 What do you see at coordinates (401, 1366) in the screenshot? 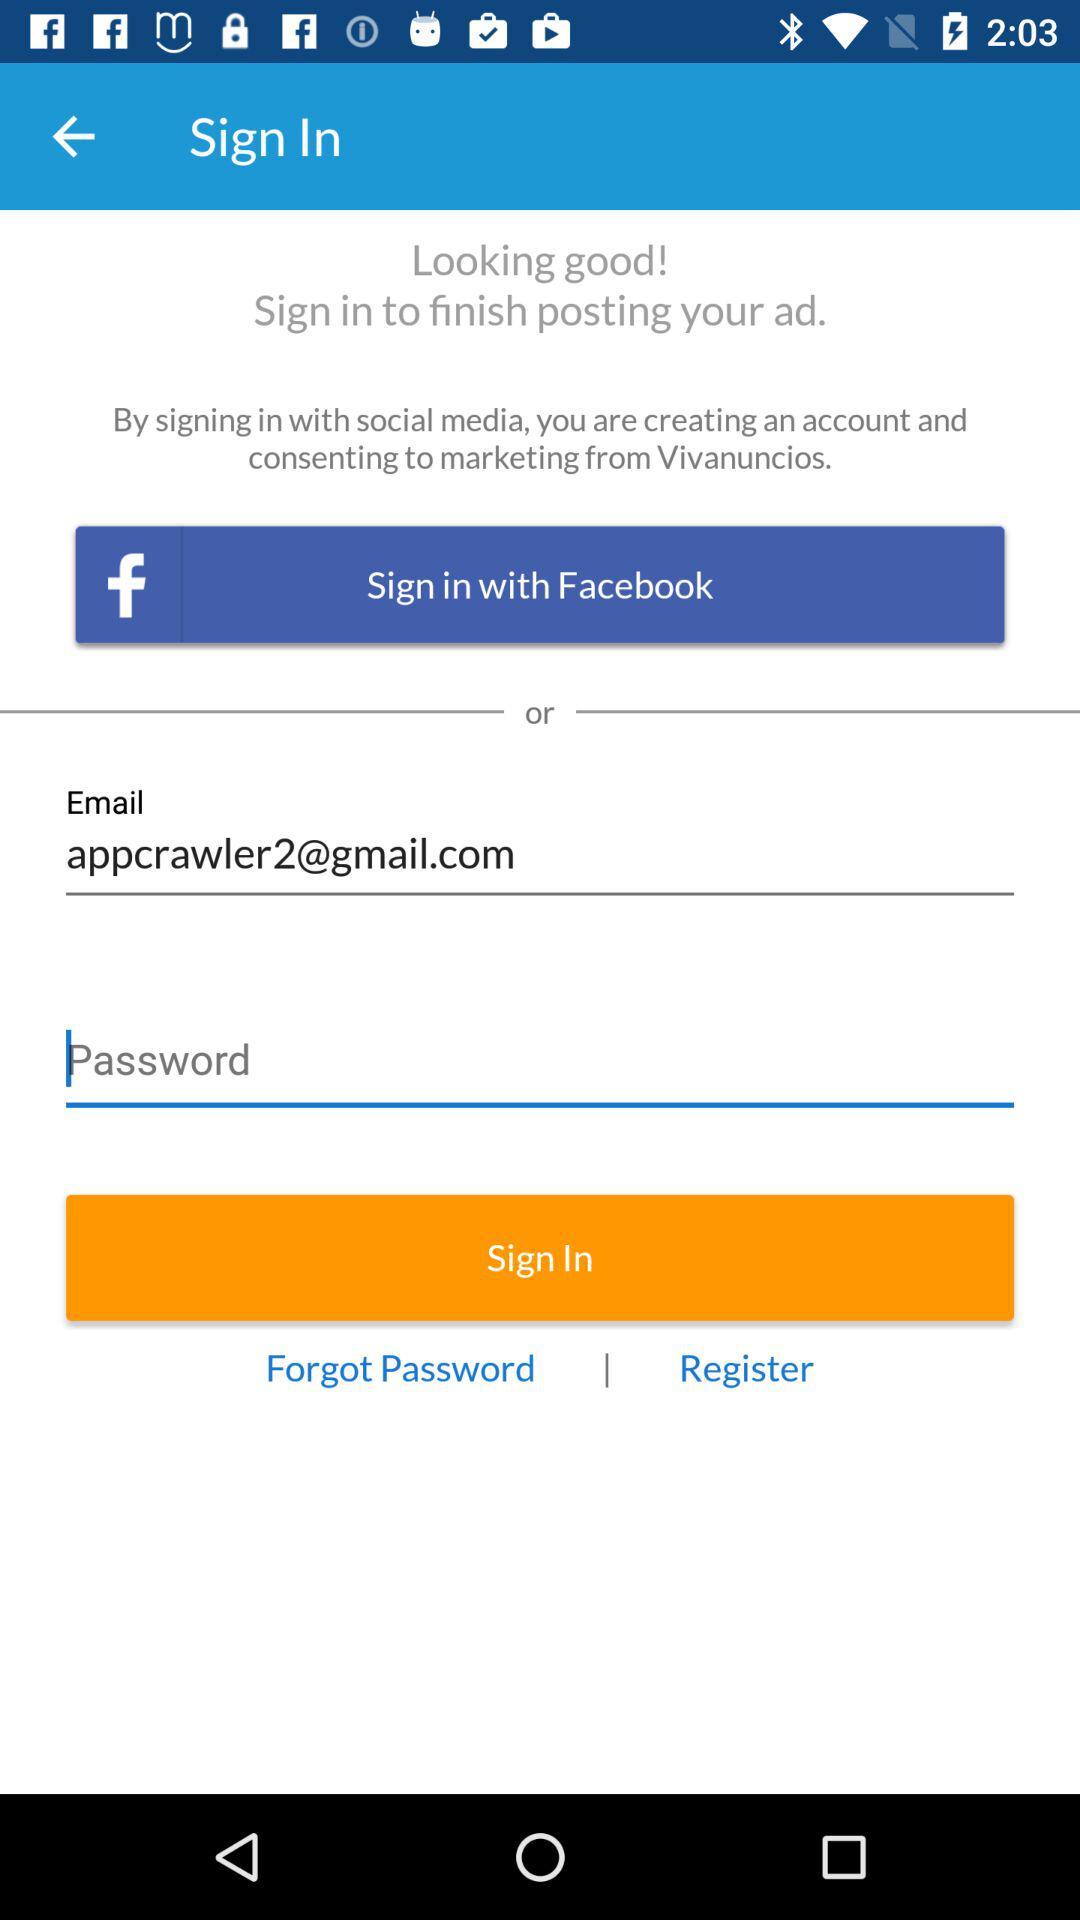
I see `forgot password at the bottom` at bounding box center [401, 1366].